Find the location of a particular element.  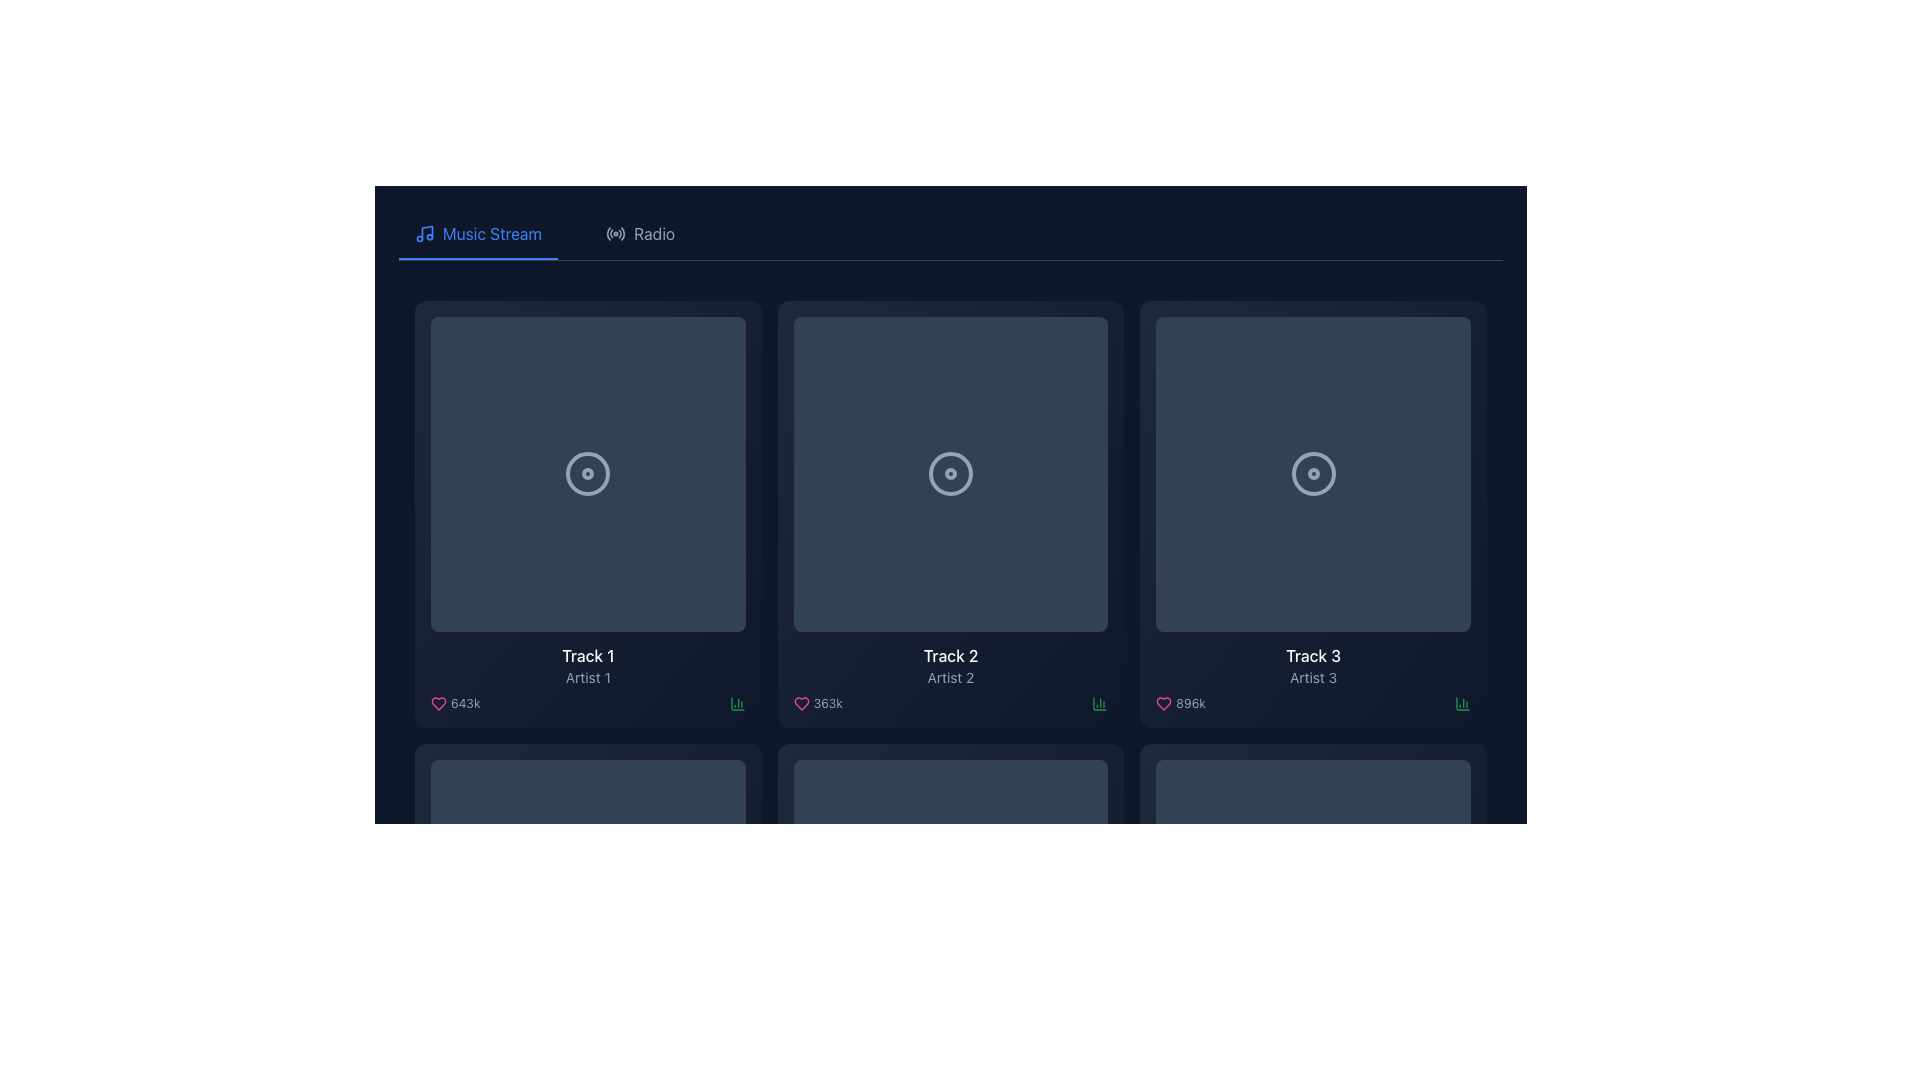

the circular icon located in the first card labeled 'Track 1' and 'Artist 1', which is a disc-like appearance with two concentric circles is located at coordinates (587, 474).